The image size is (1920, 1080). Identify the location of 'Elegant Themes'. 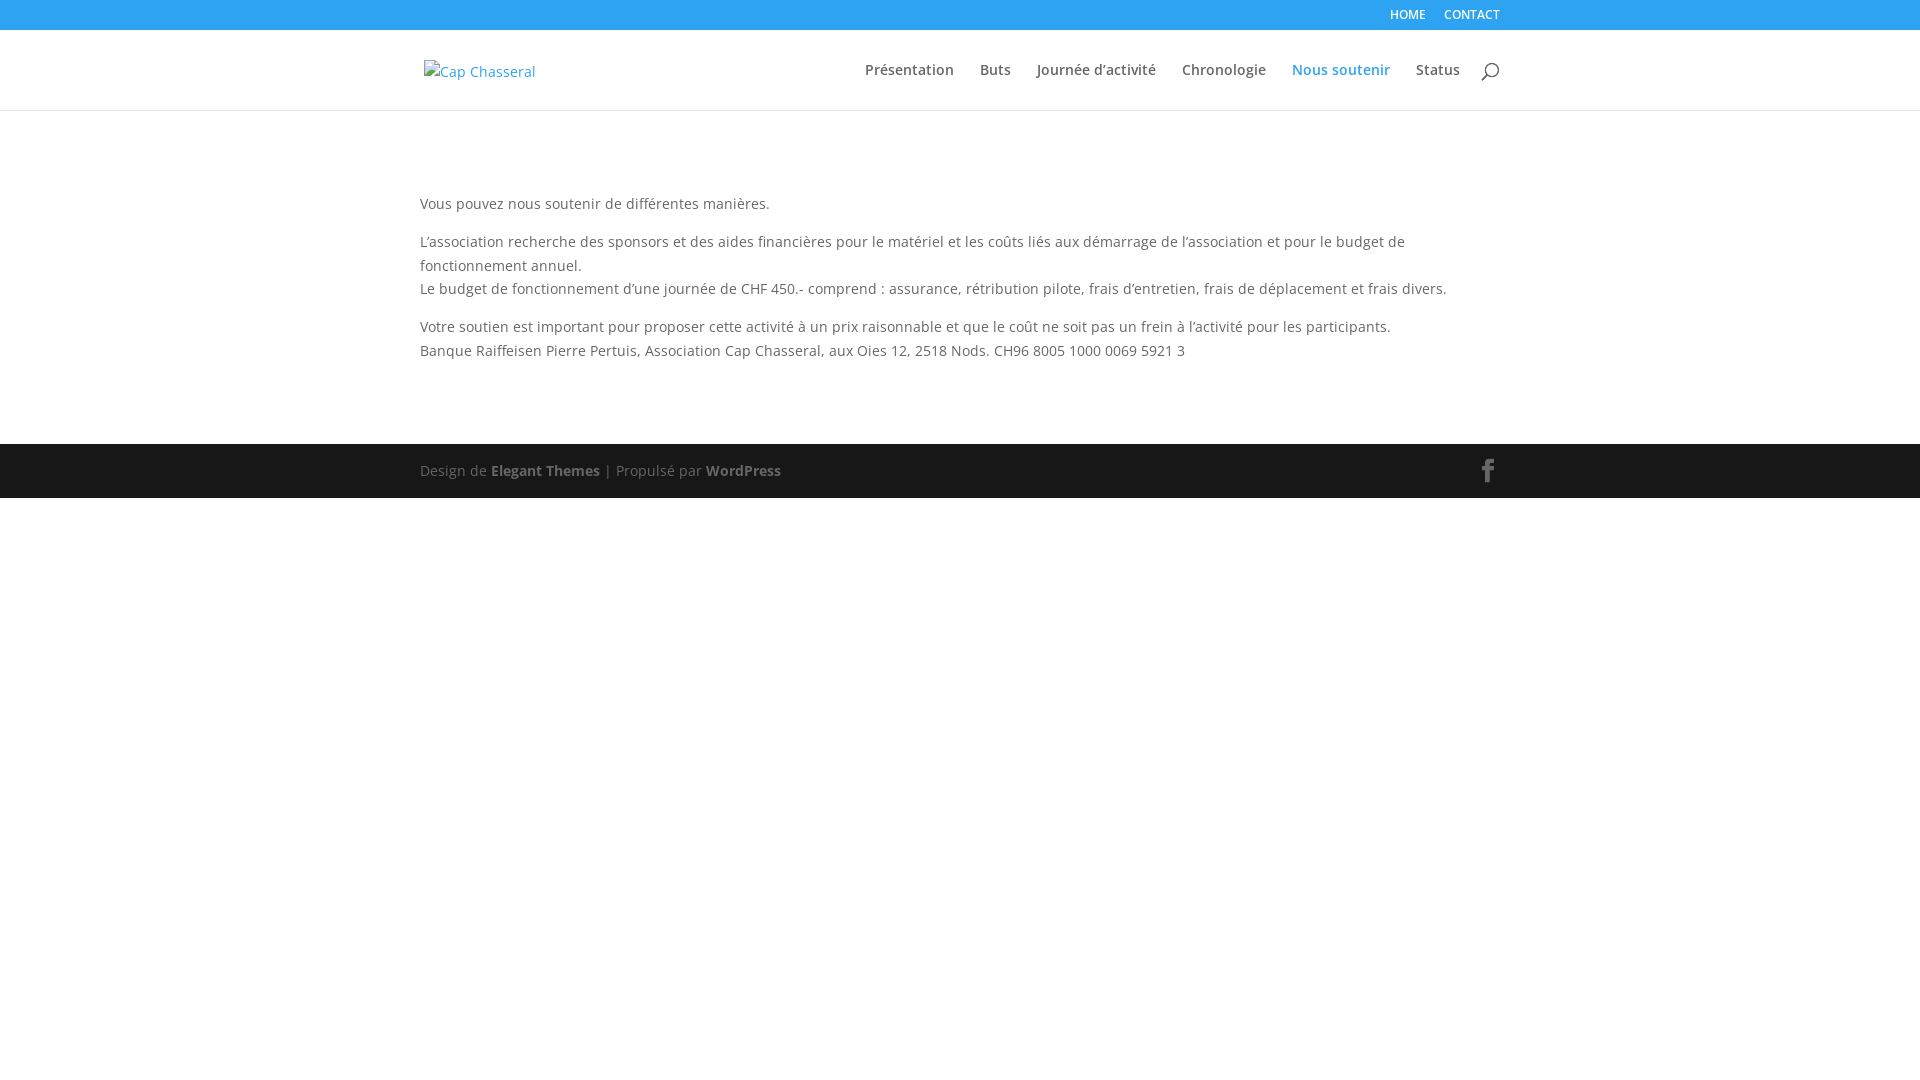
(545, 470).